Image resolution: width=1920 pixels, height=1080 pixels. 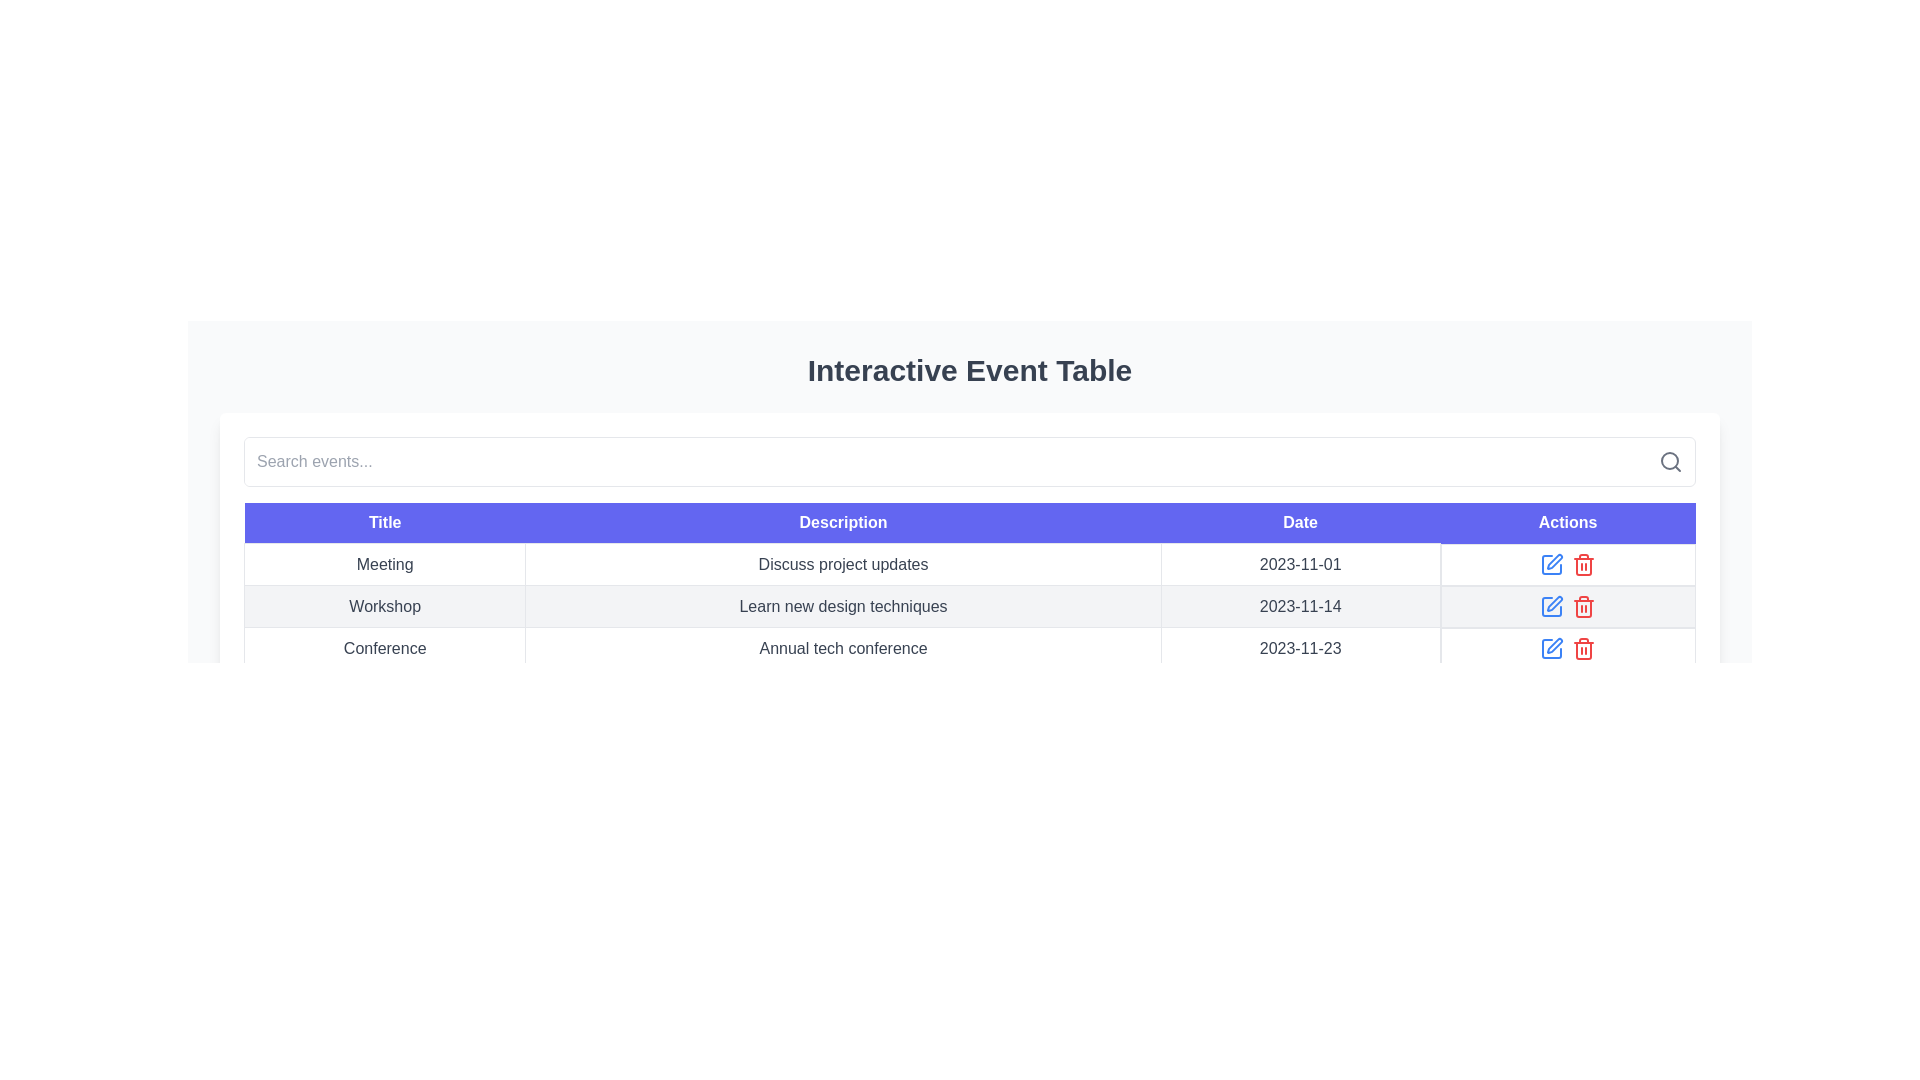 I want to click on the red trash can icon in the Actions column of the second row, so click(x=1567, y=605).